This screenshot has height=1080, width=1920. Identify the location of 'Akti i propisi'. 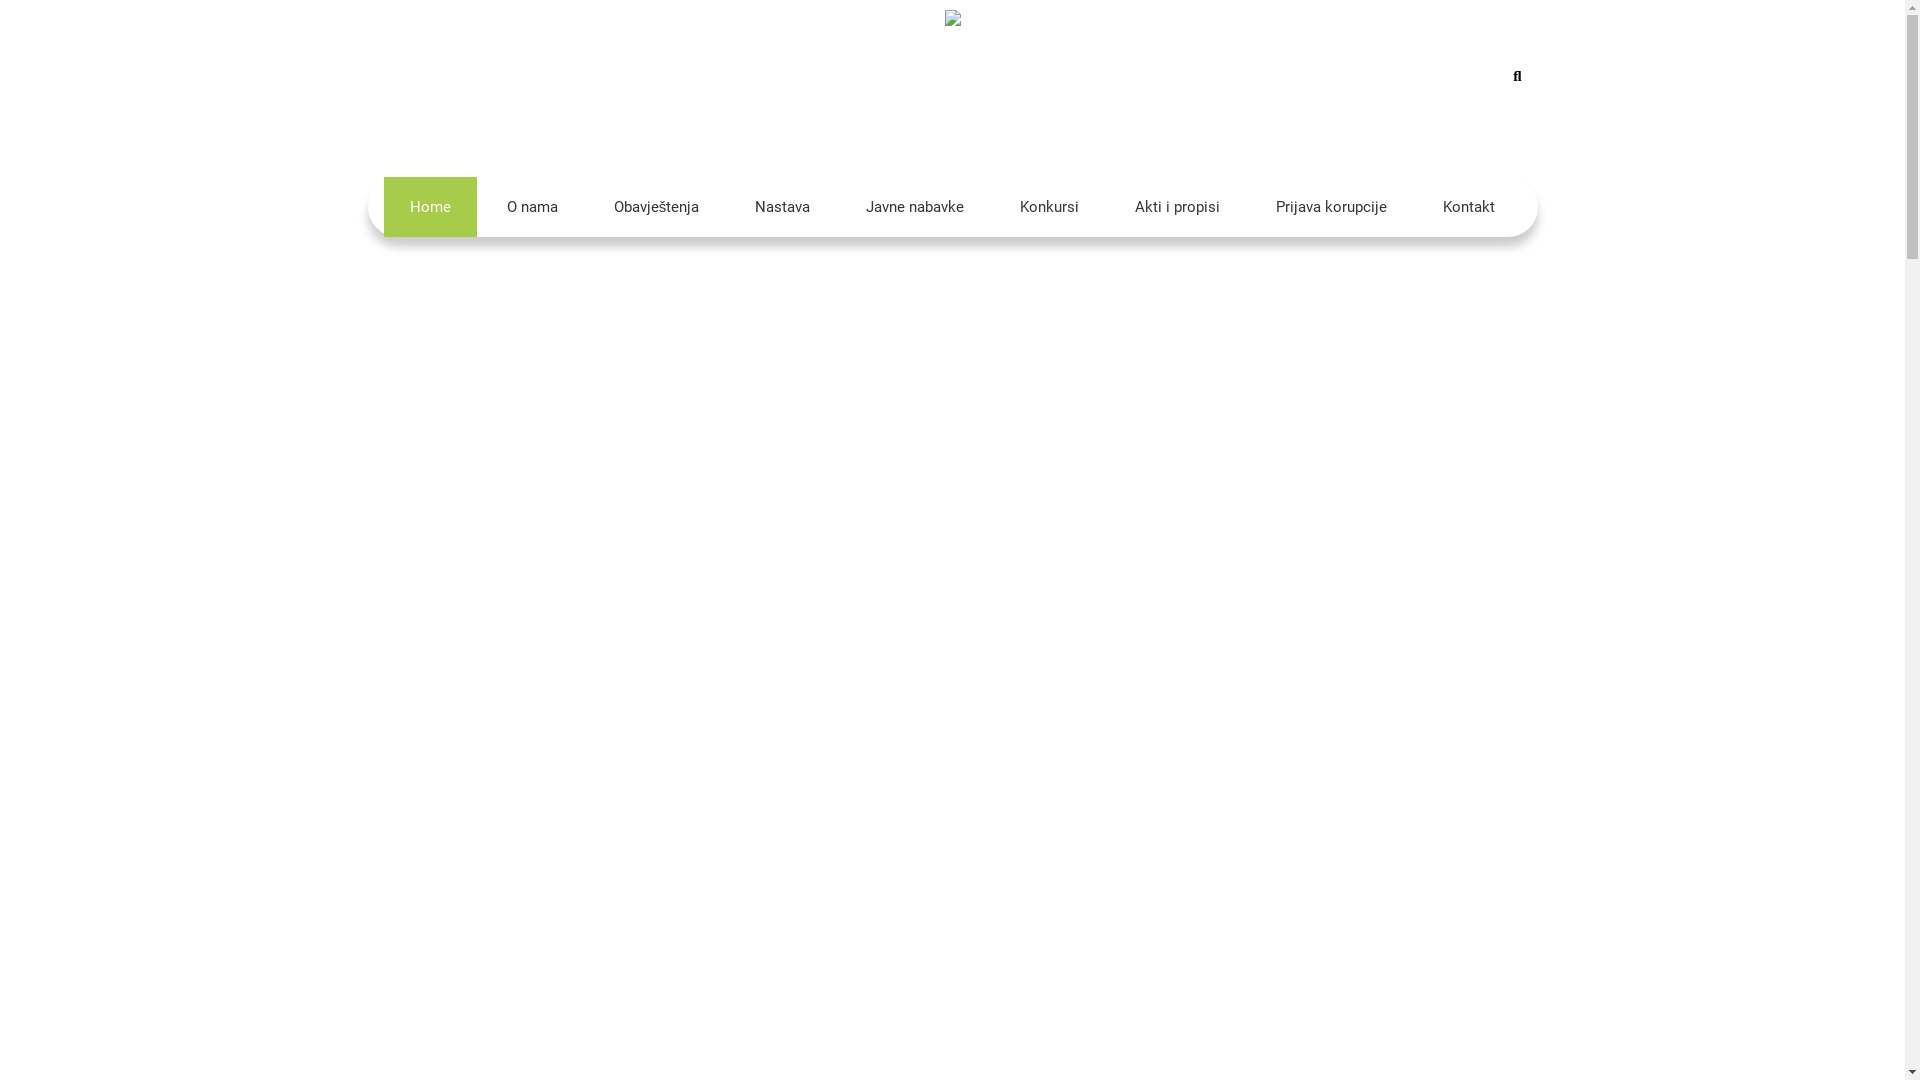
(1107, 207).